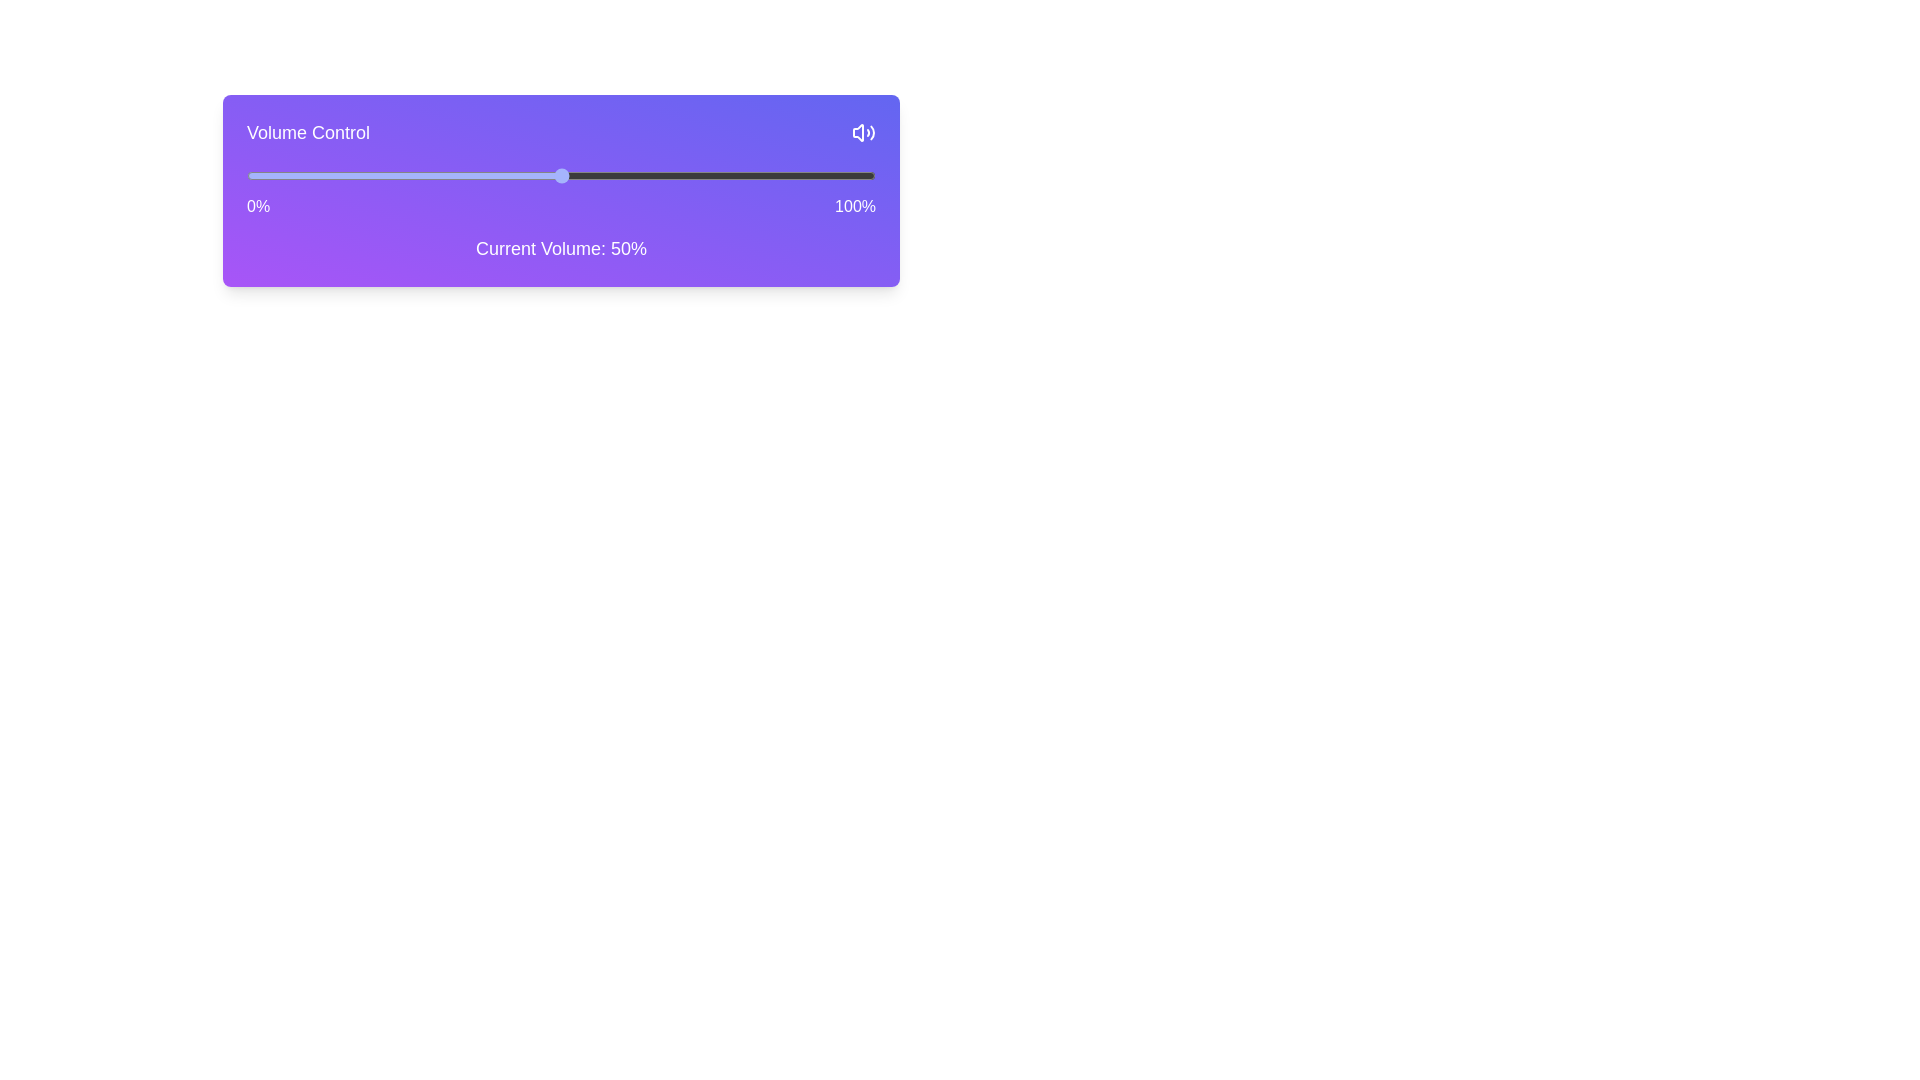 The height and width of the screenshot is (1080, 1920). What do you see at coordinates (560, 207) in the screenshot?
I see `the text label displaying the minimum ('0%') and maximum ('100%') values of the slider, which is positioned below the slider component` at bounding box center [560, 207].